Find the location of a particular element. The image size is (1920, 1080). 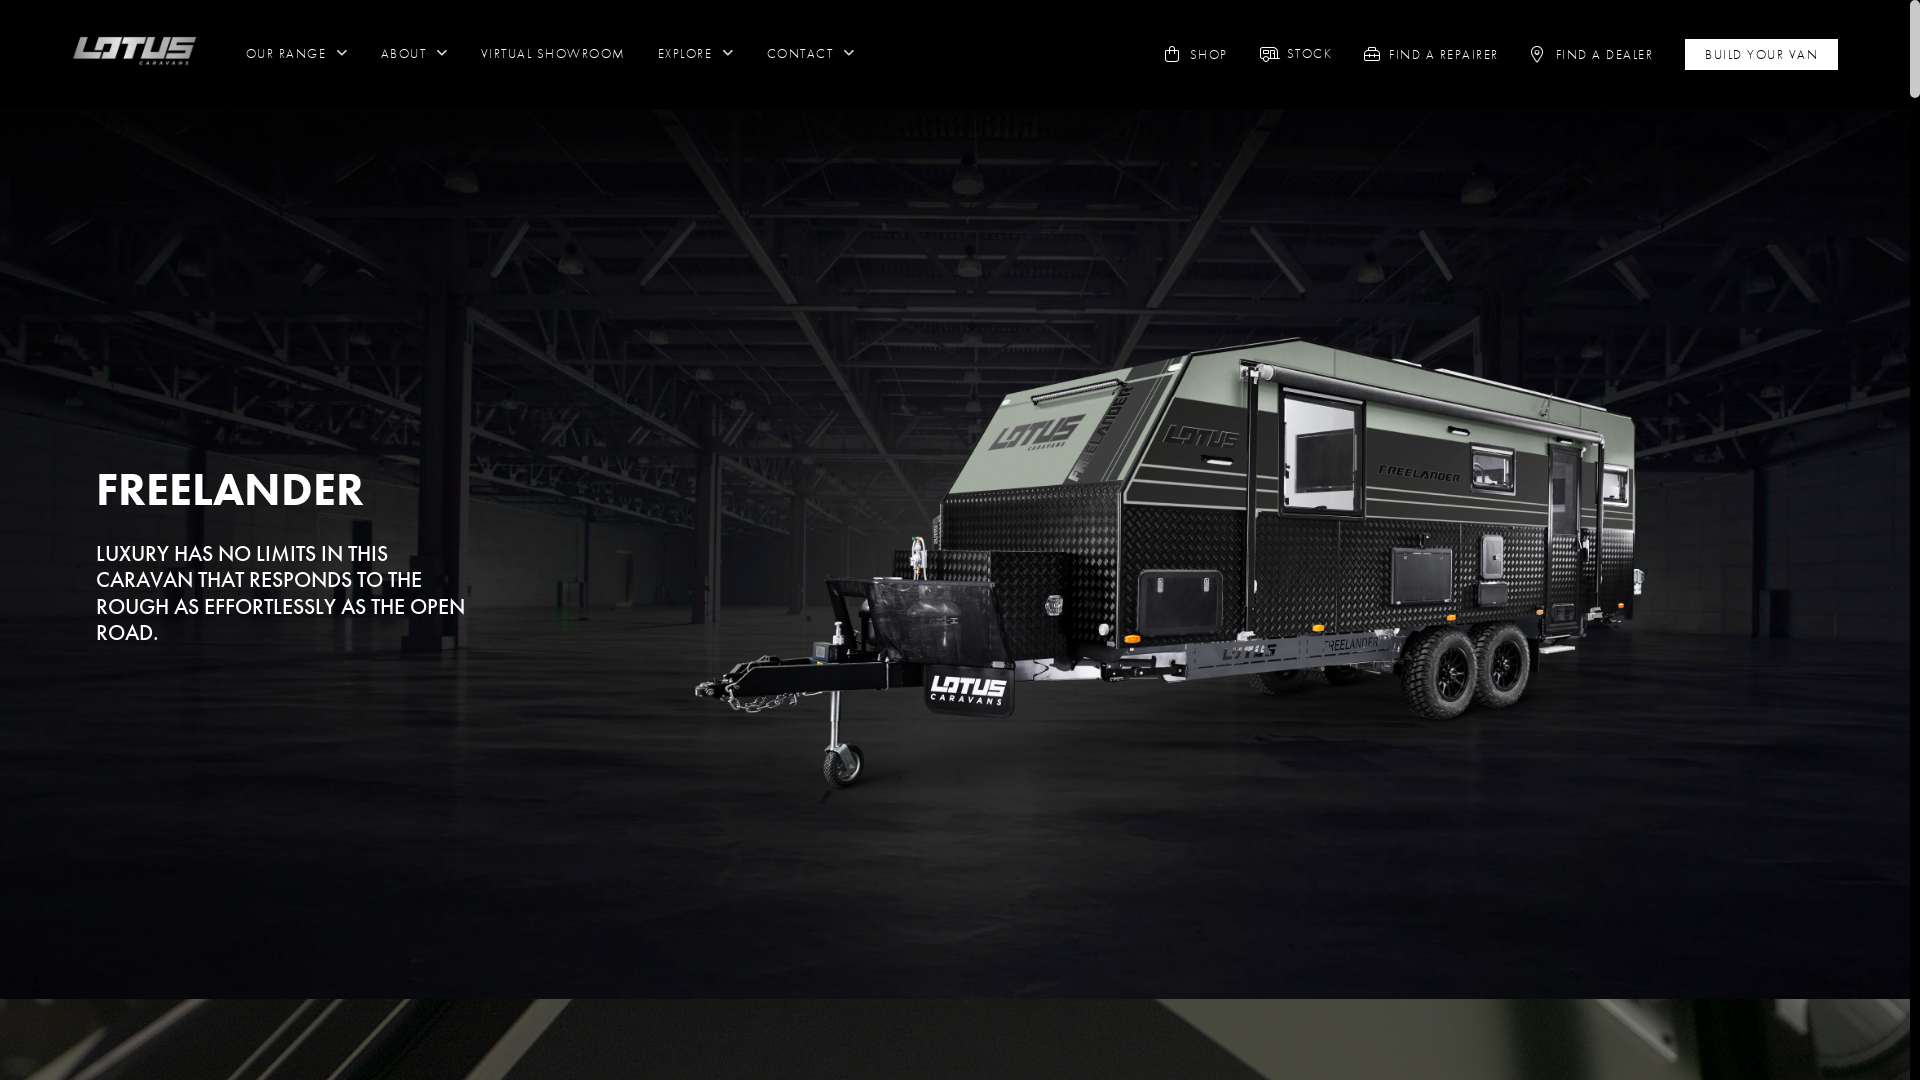

'ABOUT' is located at coordinates (413, 53).